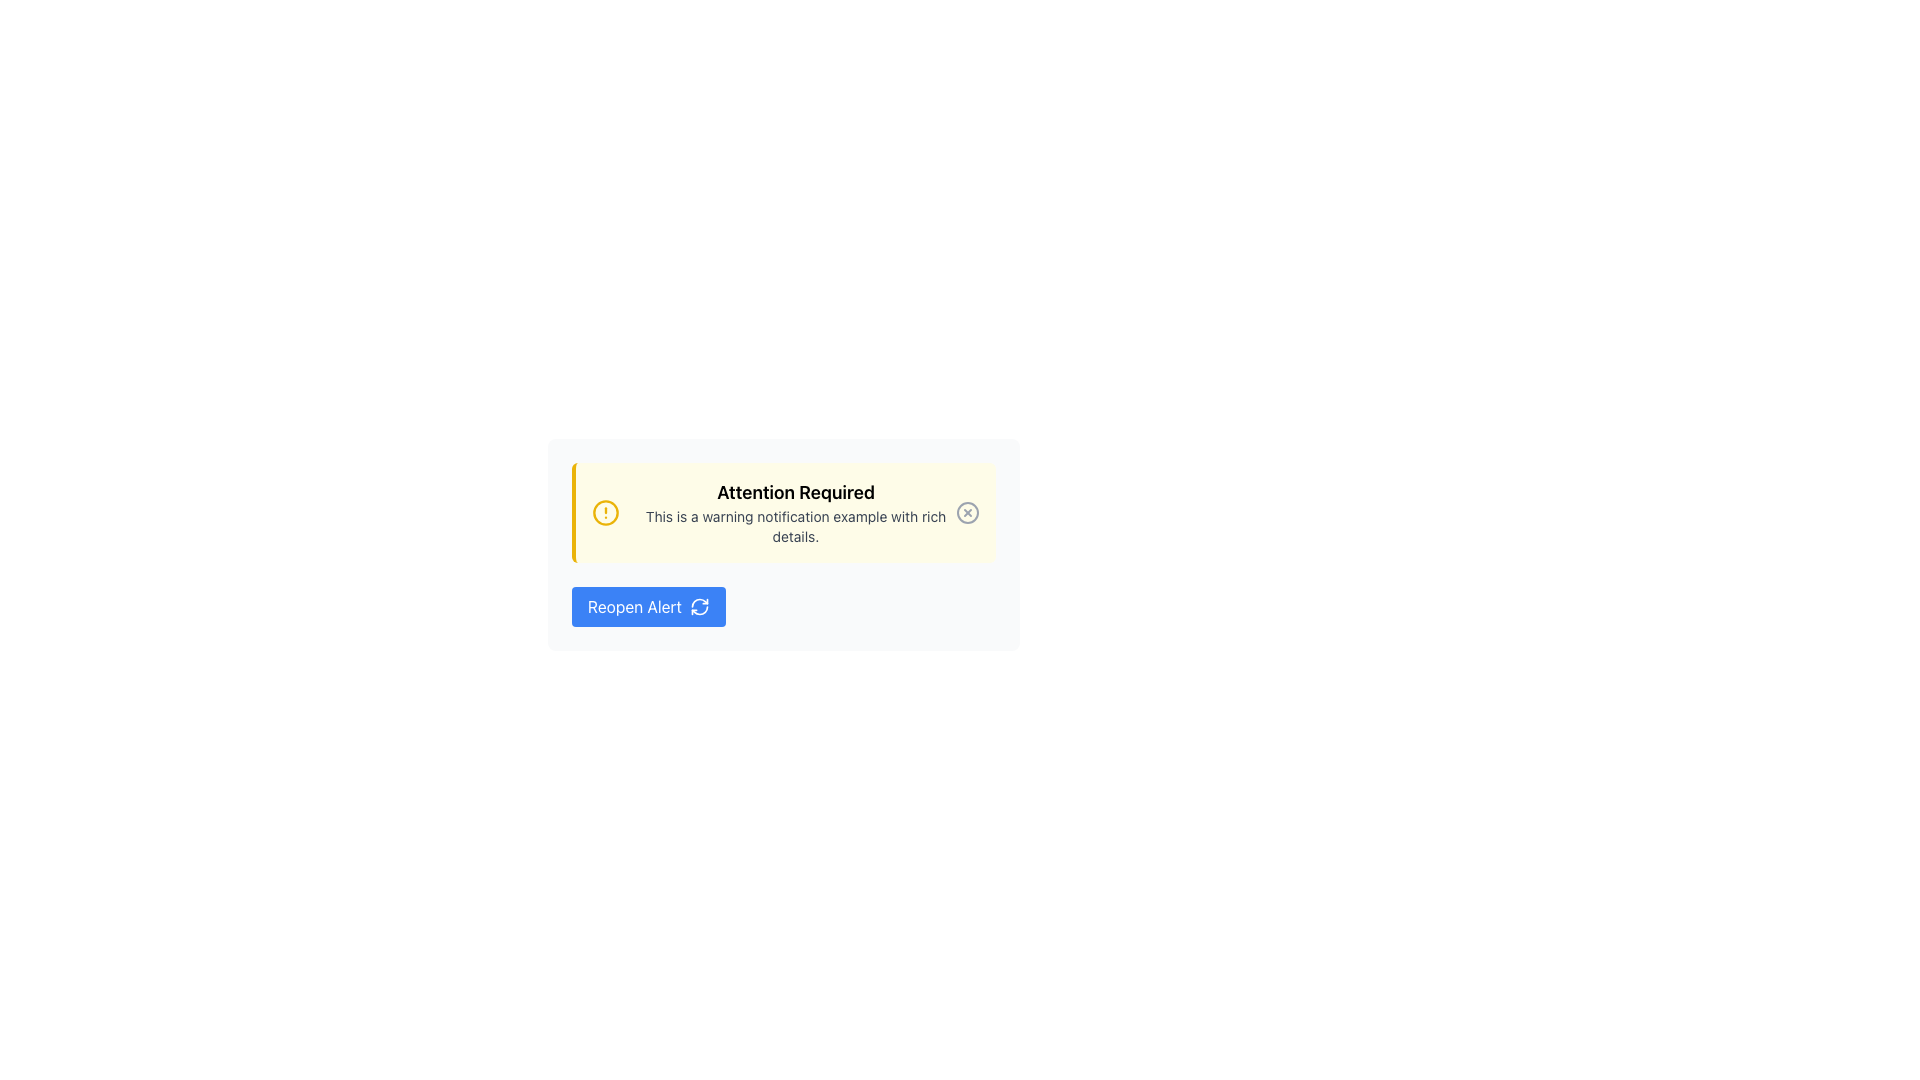  I want to click on the circular dismissal button with a central 'X' icon located on the far right of the warning notification, so click(968, 512).